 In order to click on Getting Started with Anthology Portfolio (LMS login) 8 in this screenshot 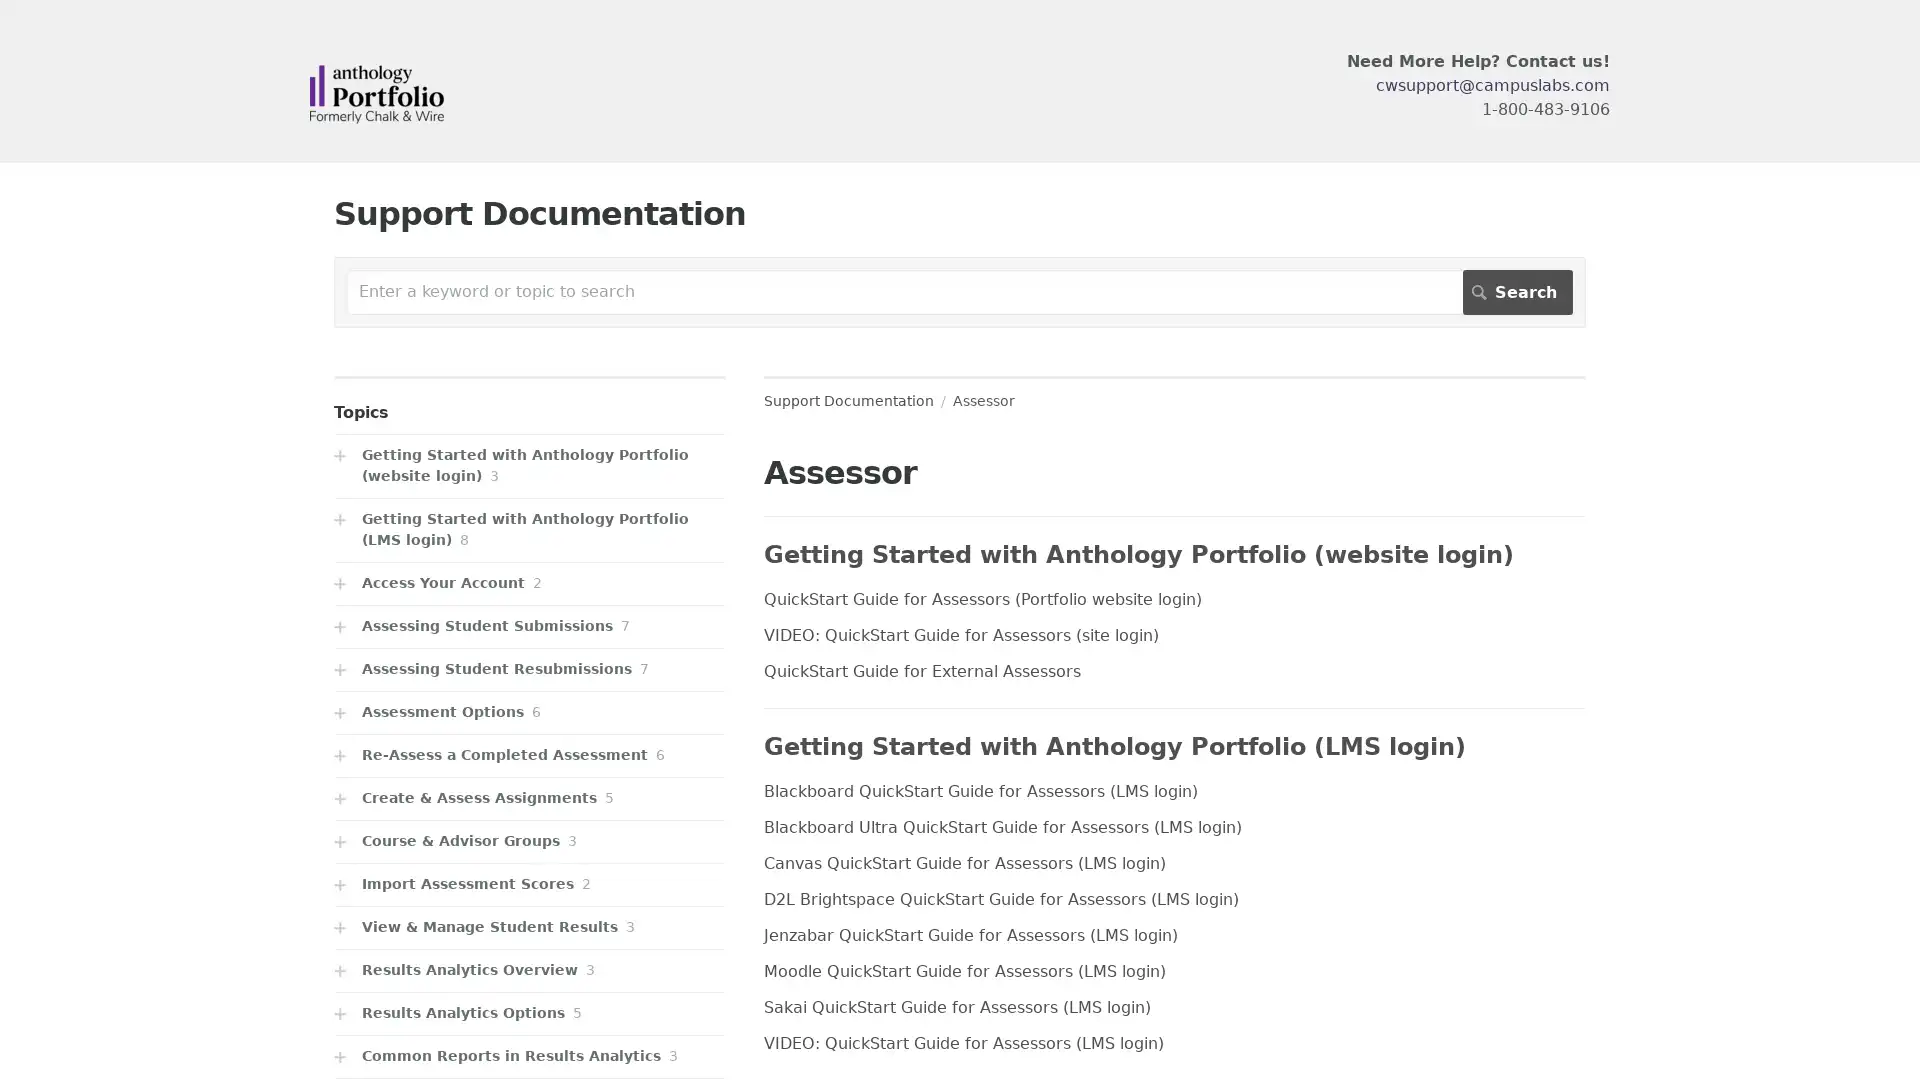, I will do `click(529, 528)`.